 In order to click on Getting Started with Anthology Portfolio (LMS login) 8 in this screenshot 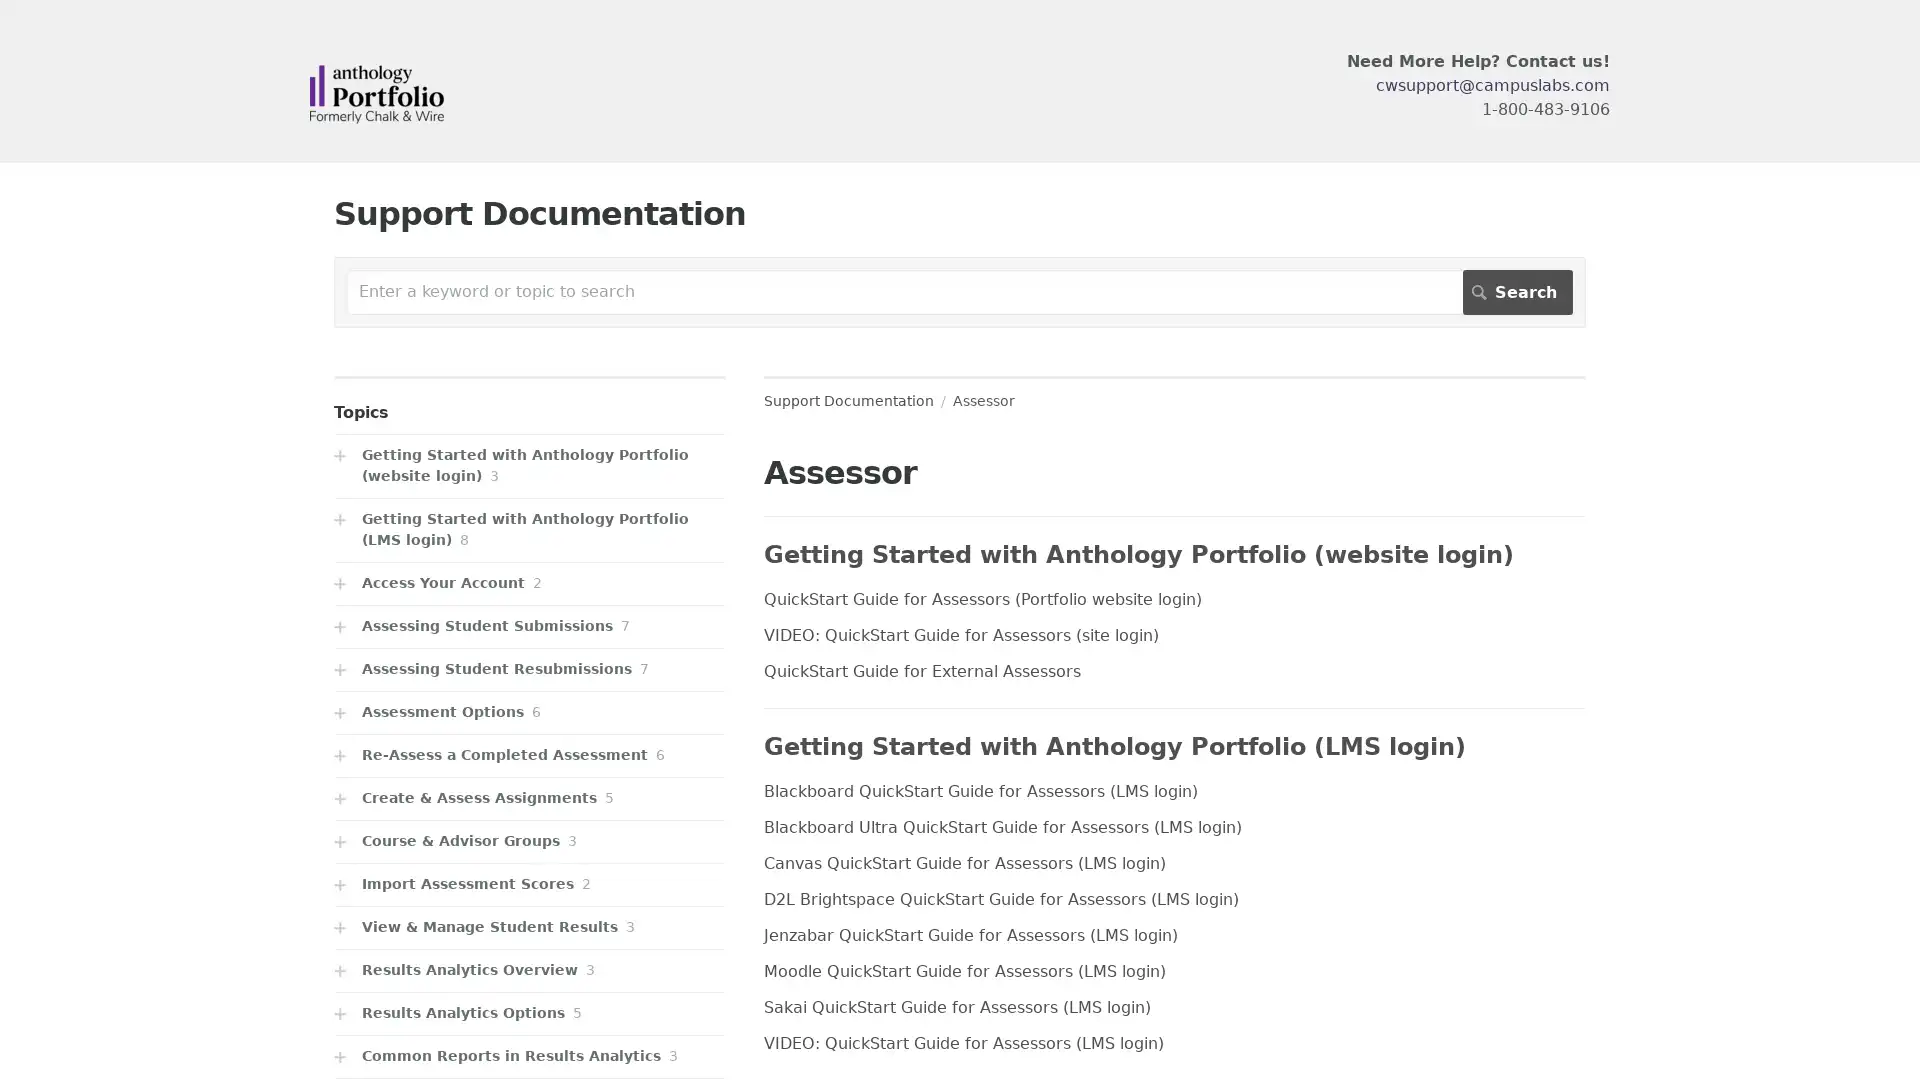, I will do `click(529, 528)`.